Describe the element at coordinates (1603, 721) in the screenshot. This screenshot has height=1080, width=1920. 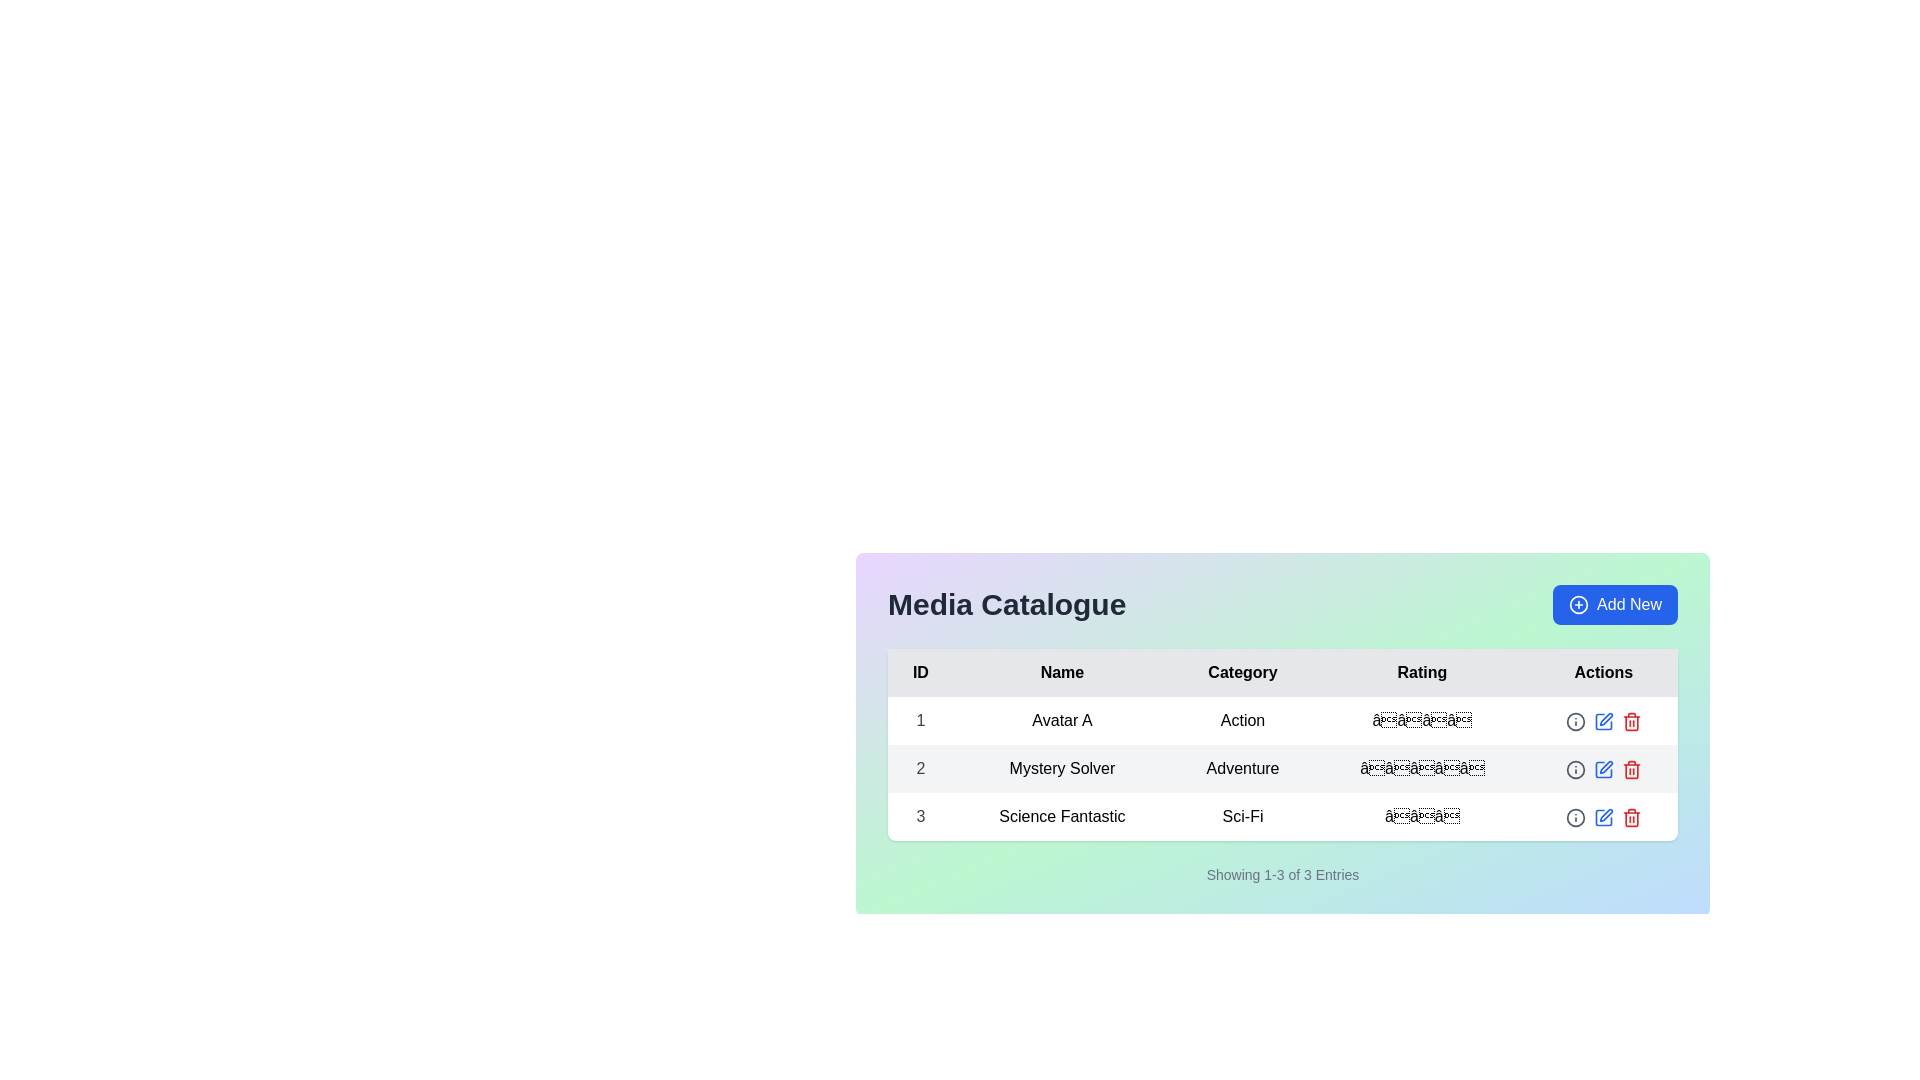
I see `the first SVG icon in the 'Actions' column of the Media Catalogue table for the 'Science Fantastic' row` at that location.